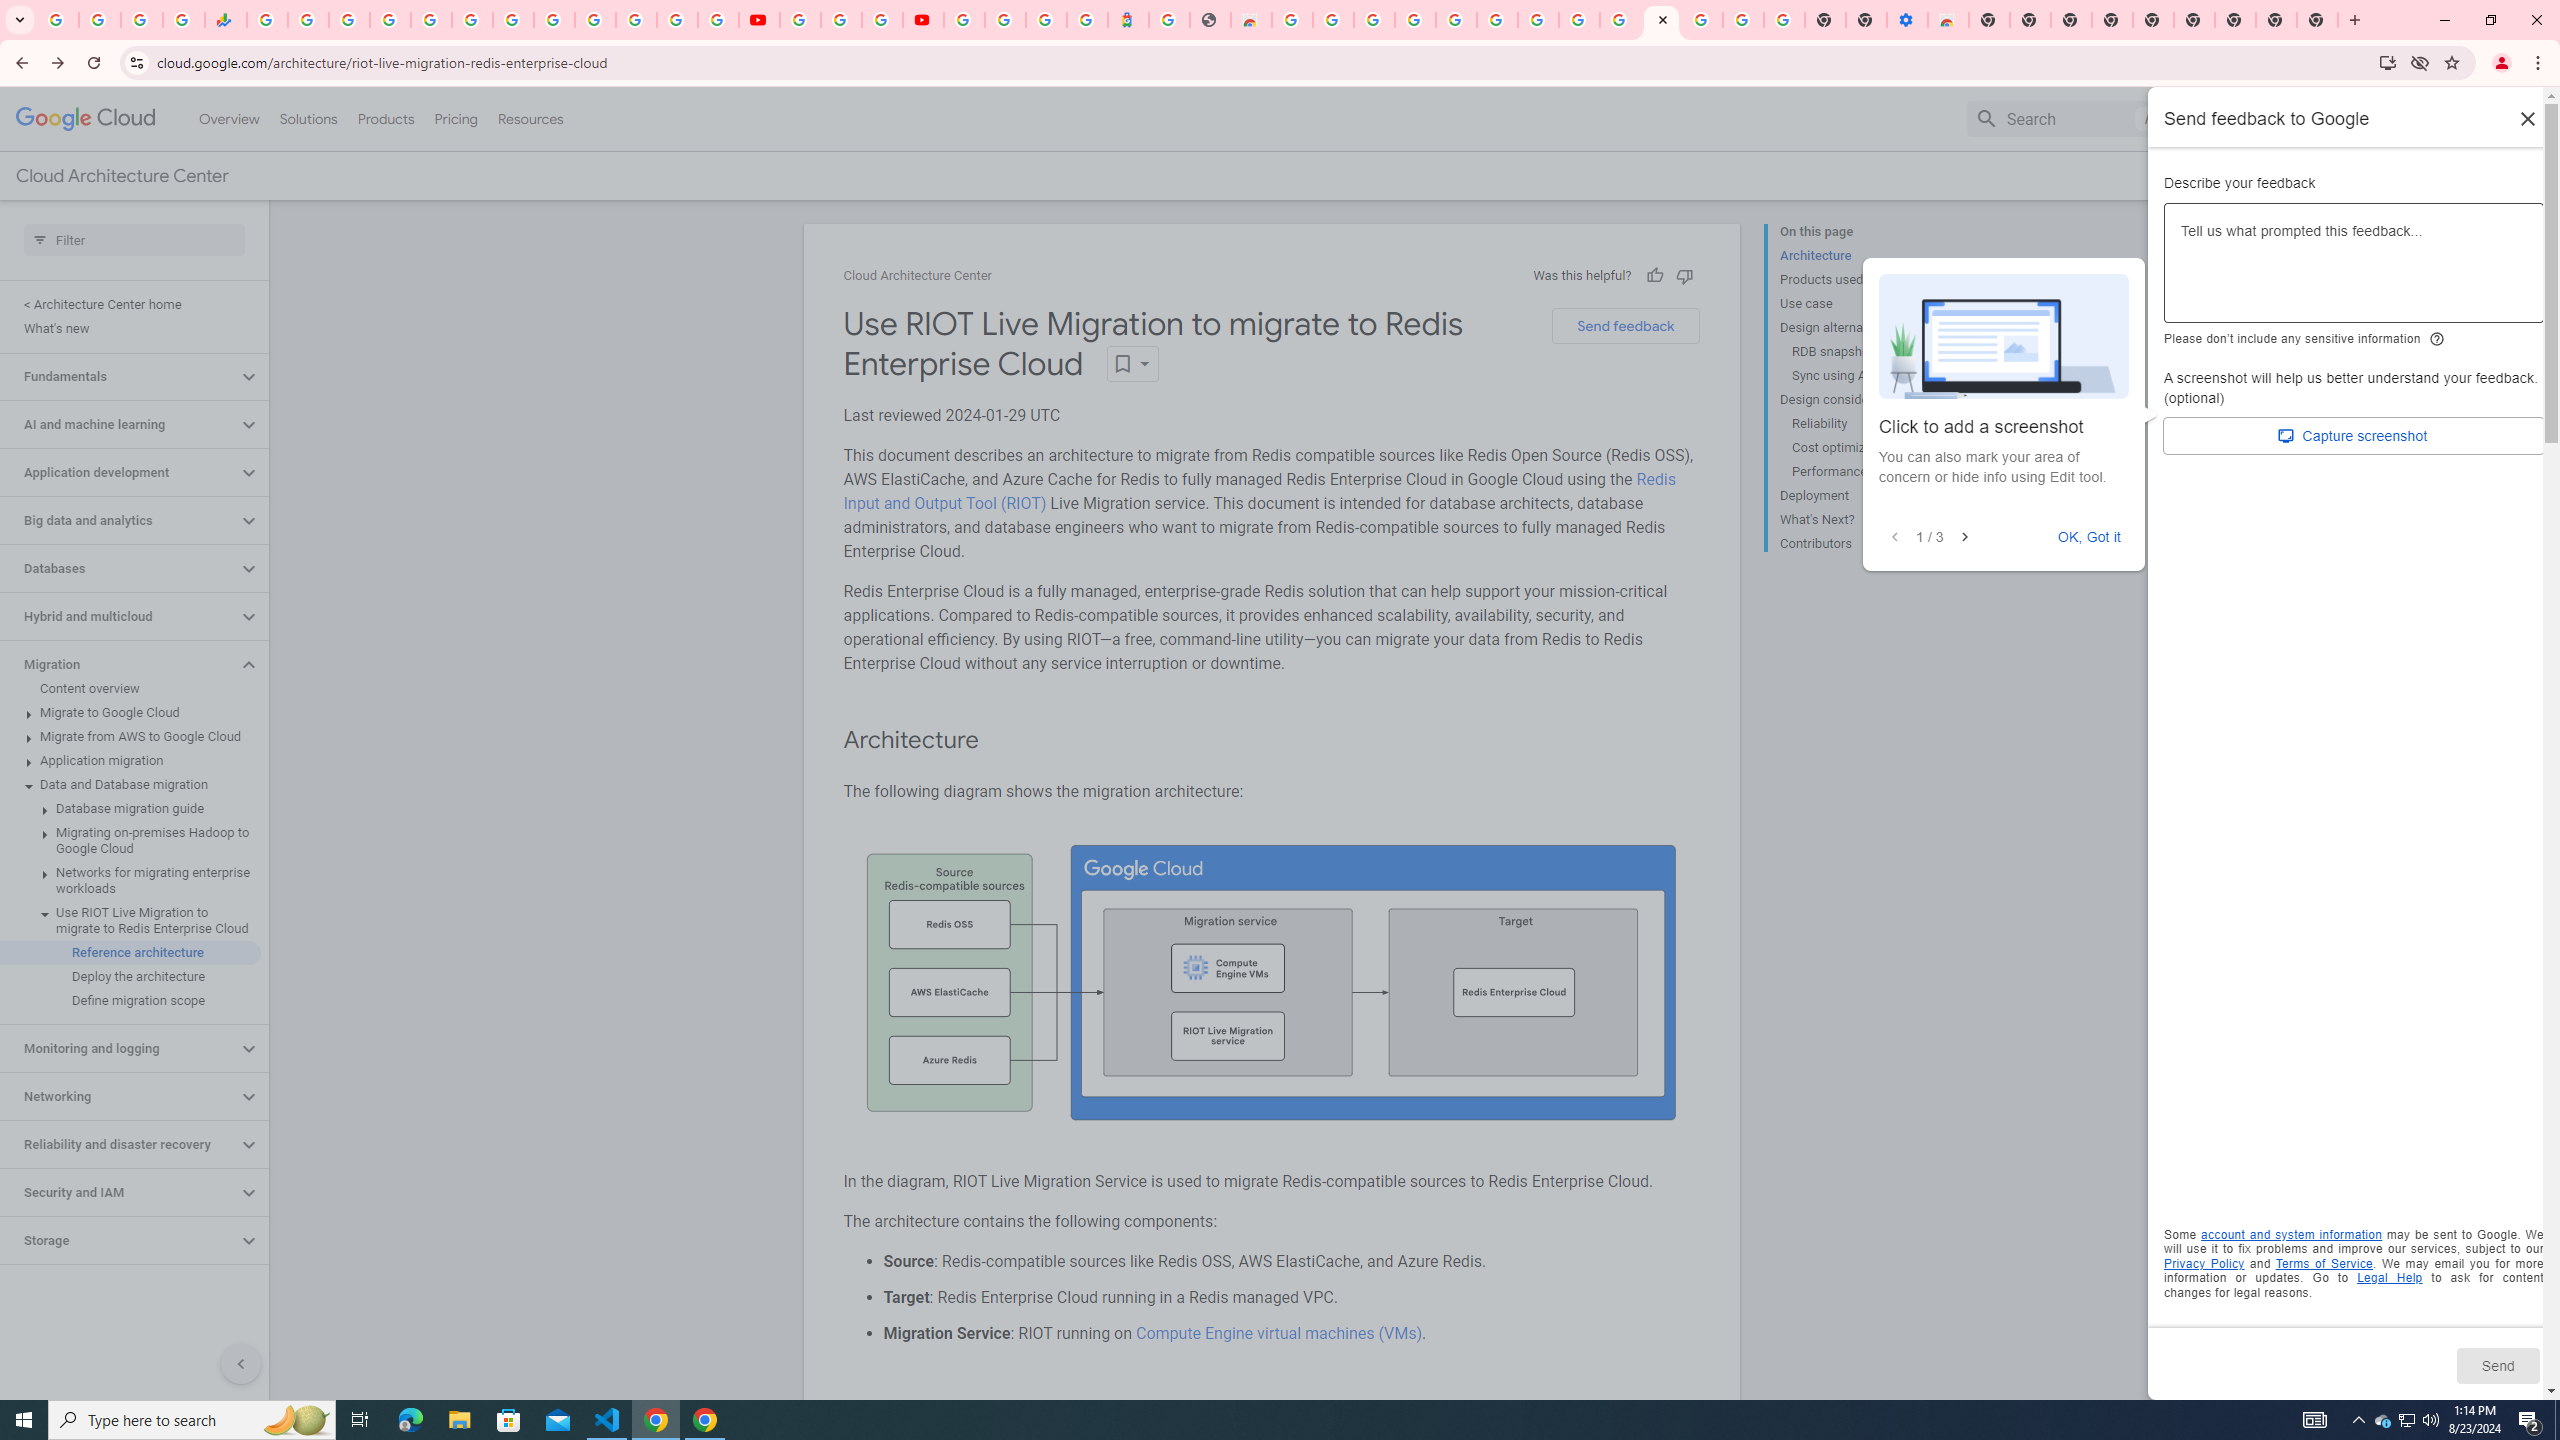 The image size is (2560, 1440). I want to click on 'AI and machine learning', so click(118, 424).